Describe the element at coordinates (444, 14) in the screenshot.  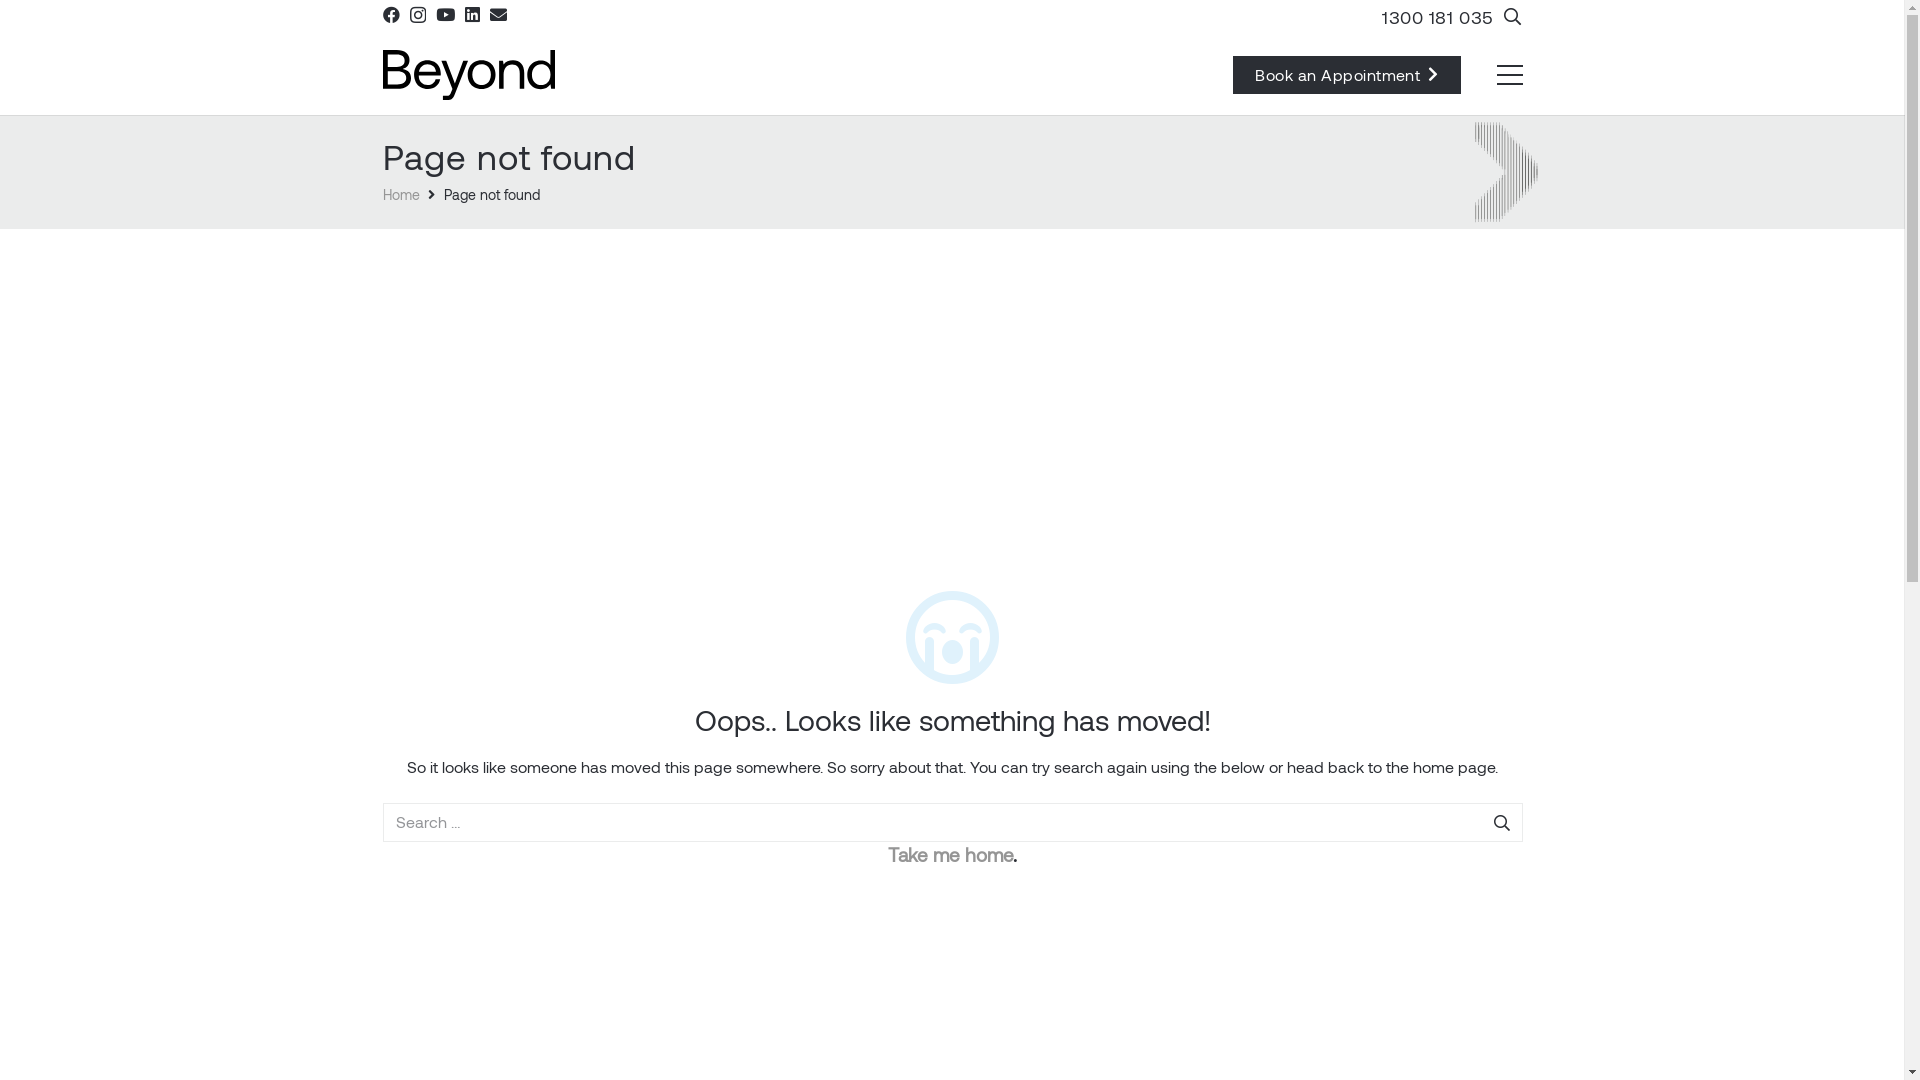
I see `'YouTube'` at that location.